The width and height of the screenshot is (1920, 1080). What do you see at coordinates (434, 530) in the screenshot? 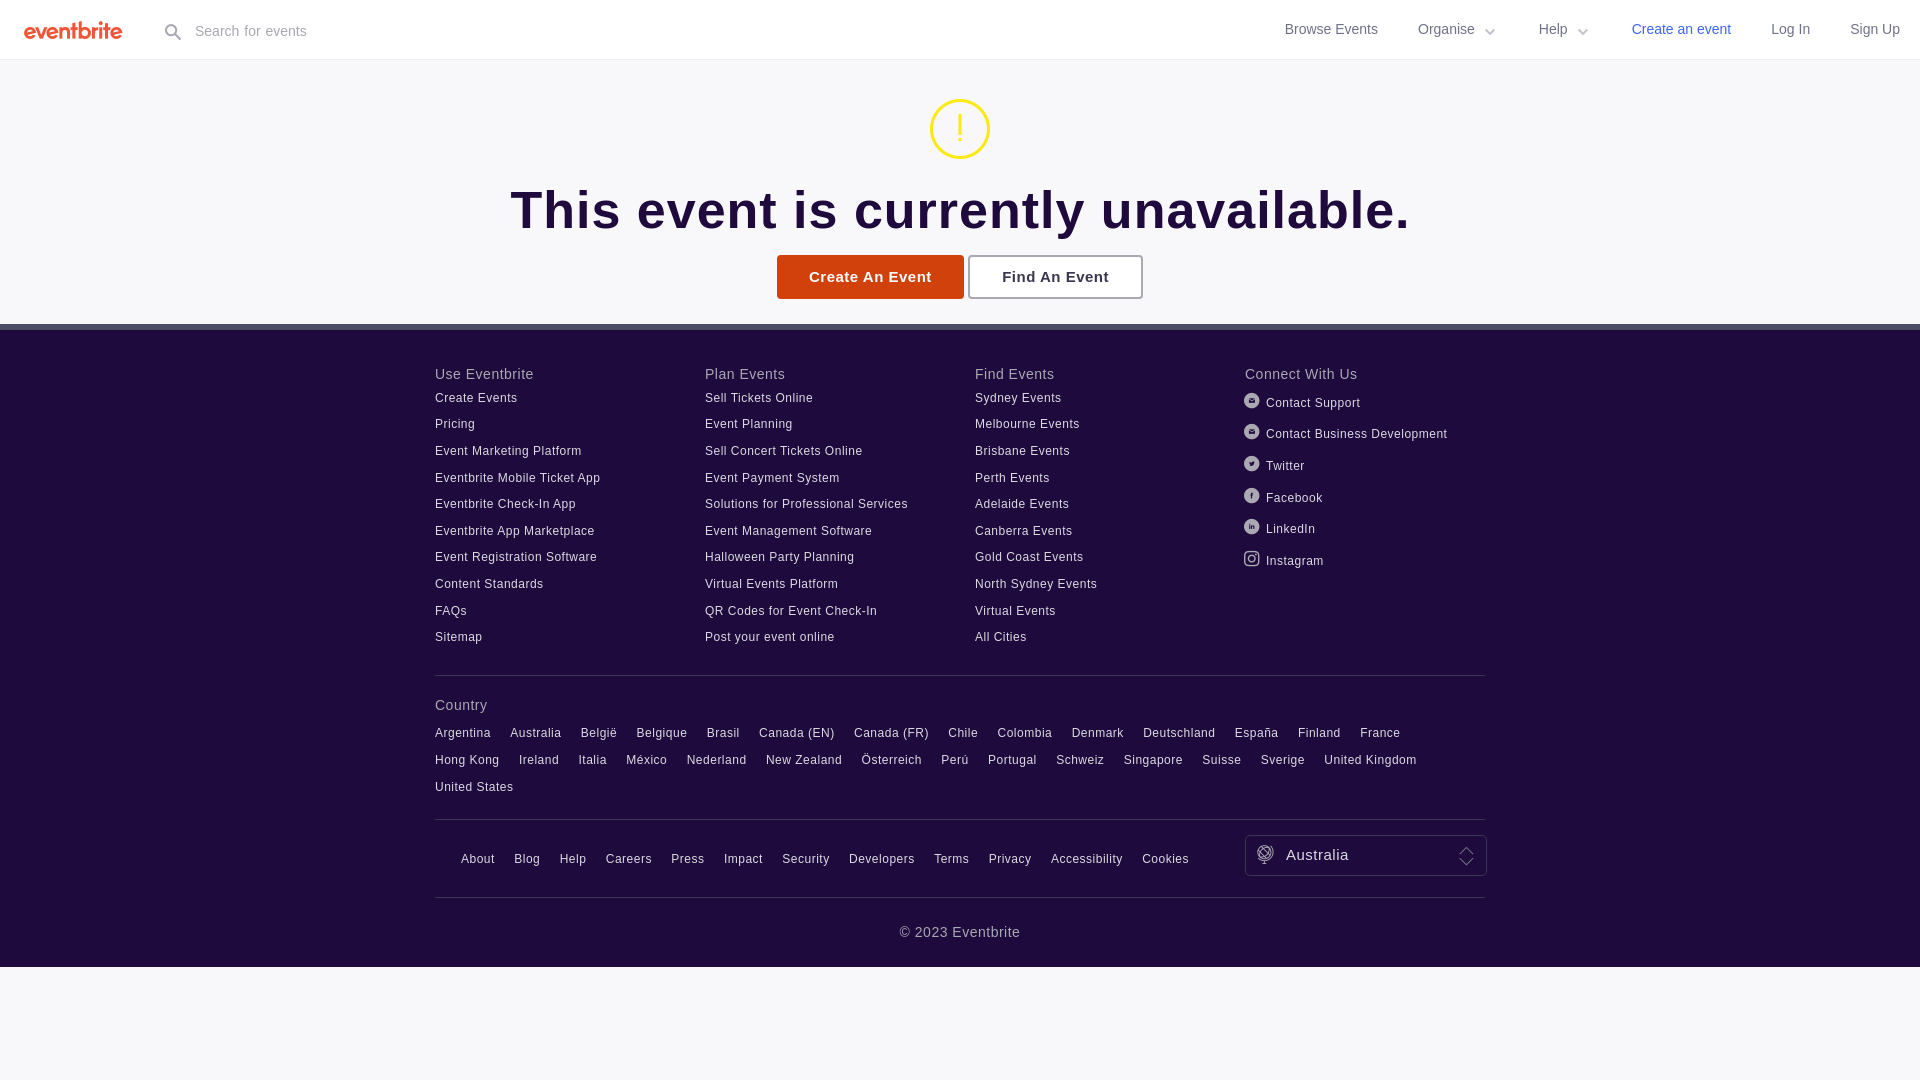
I see `'Eventbrite App Marketplace'` at bounding box center [434, 530].